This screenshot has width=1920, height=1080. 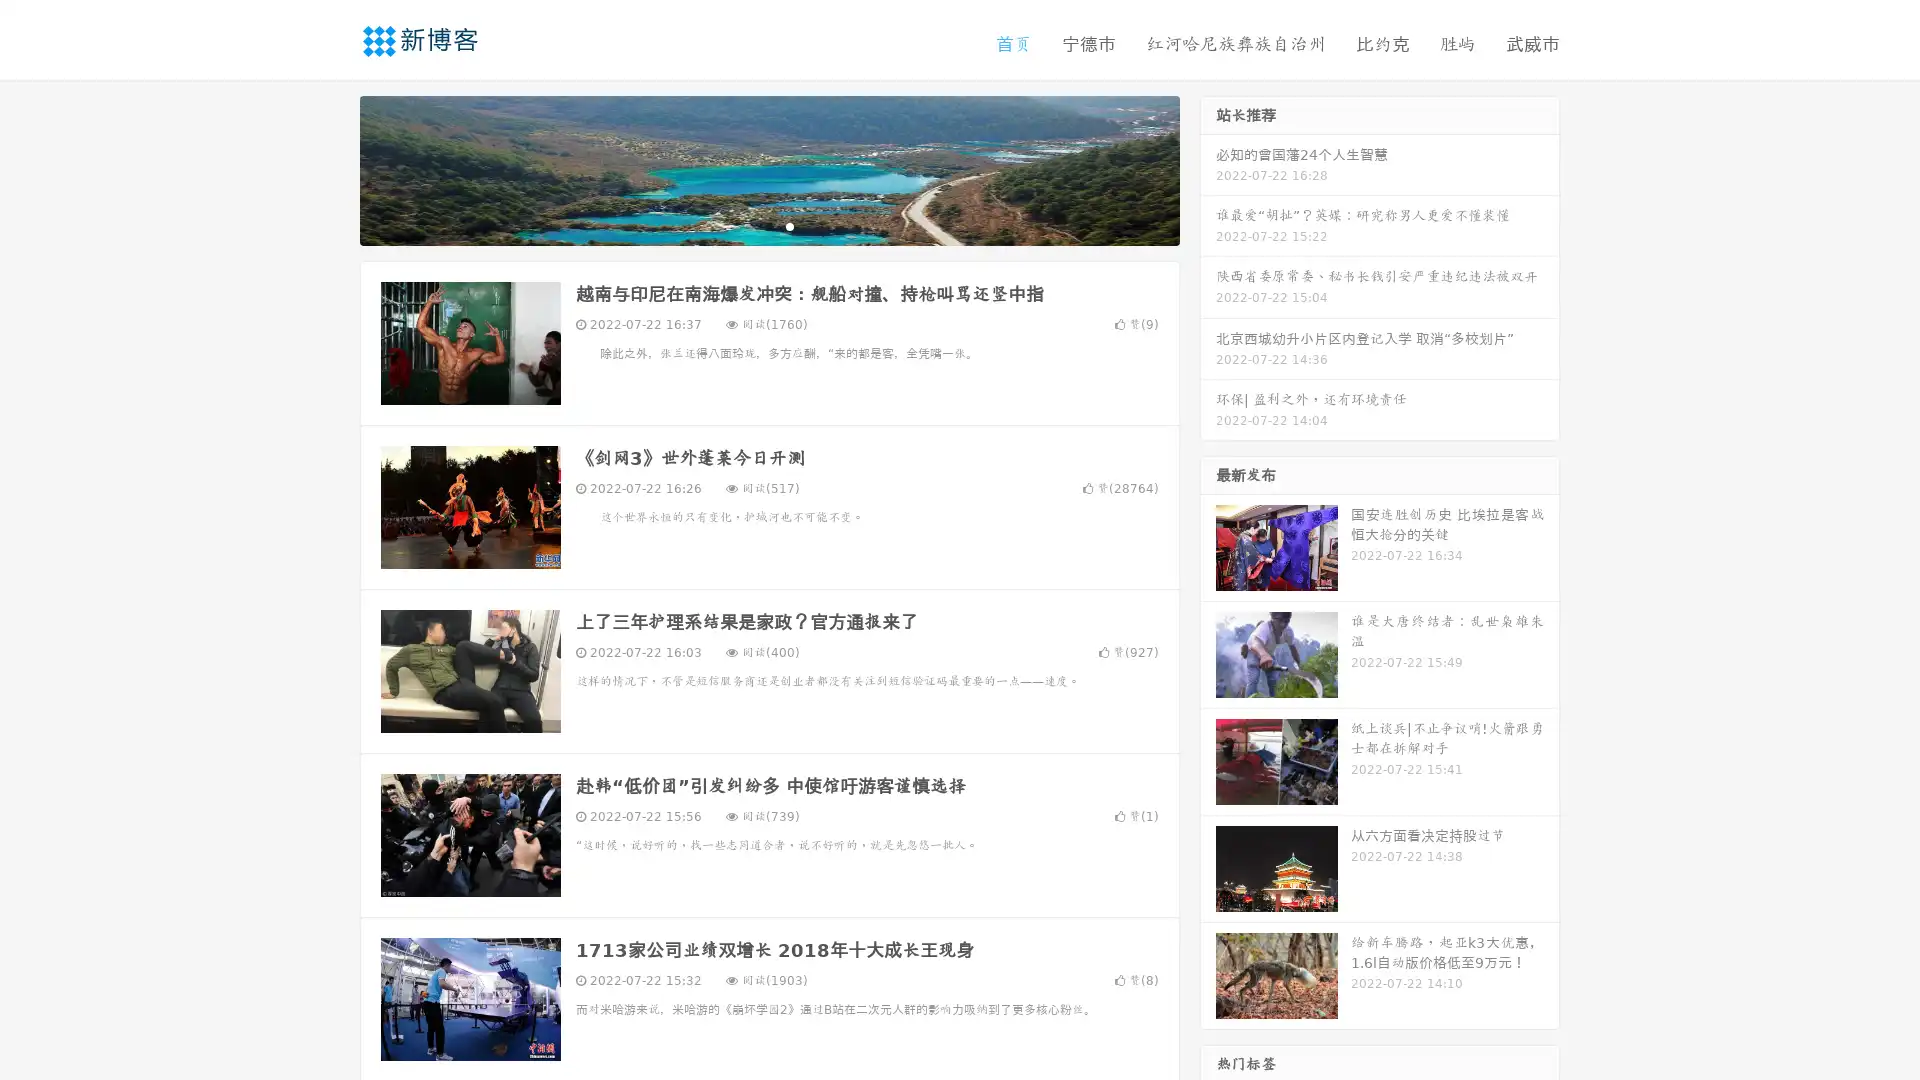 What do you see at coordinates (330, 168) in the screenshot?
I see `Previous slide` at bounding box center [330, 168].